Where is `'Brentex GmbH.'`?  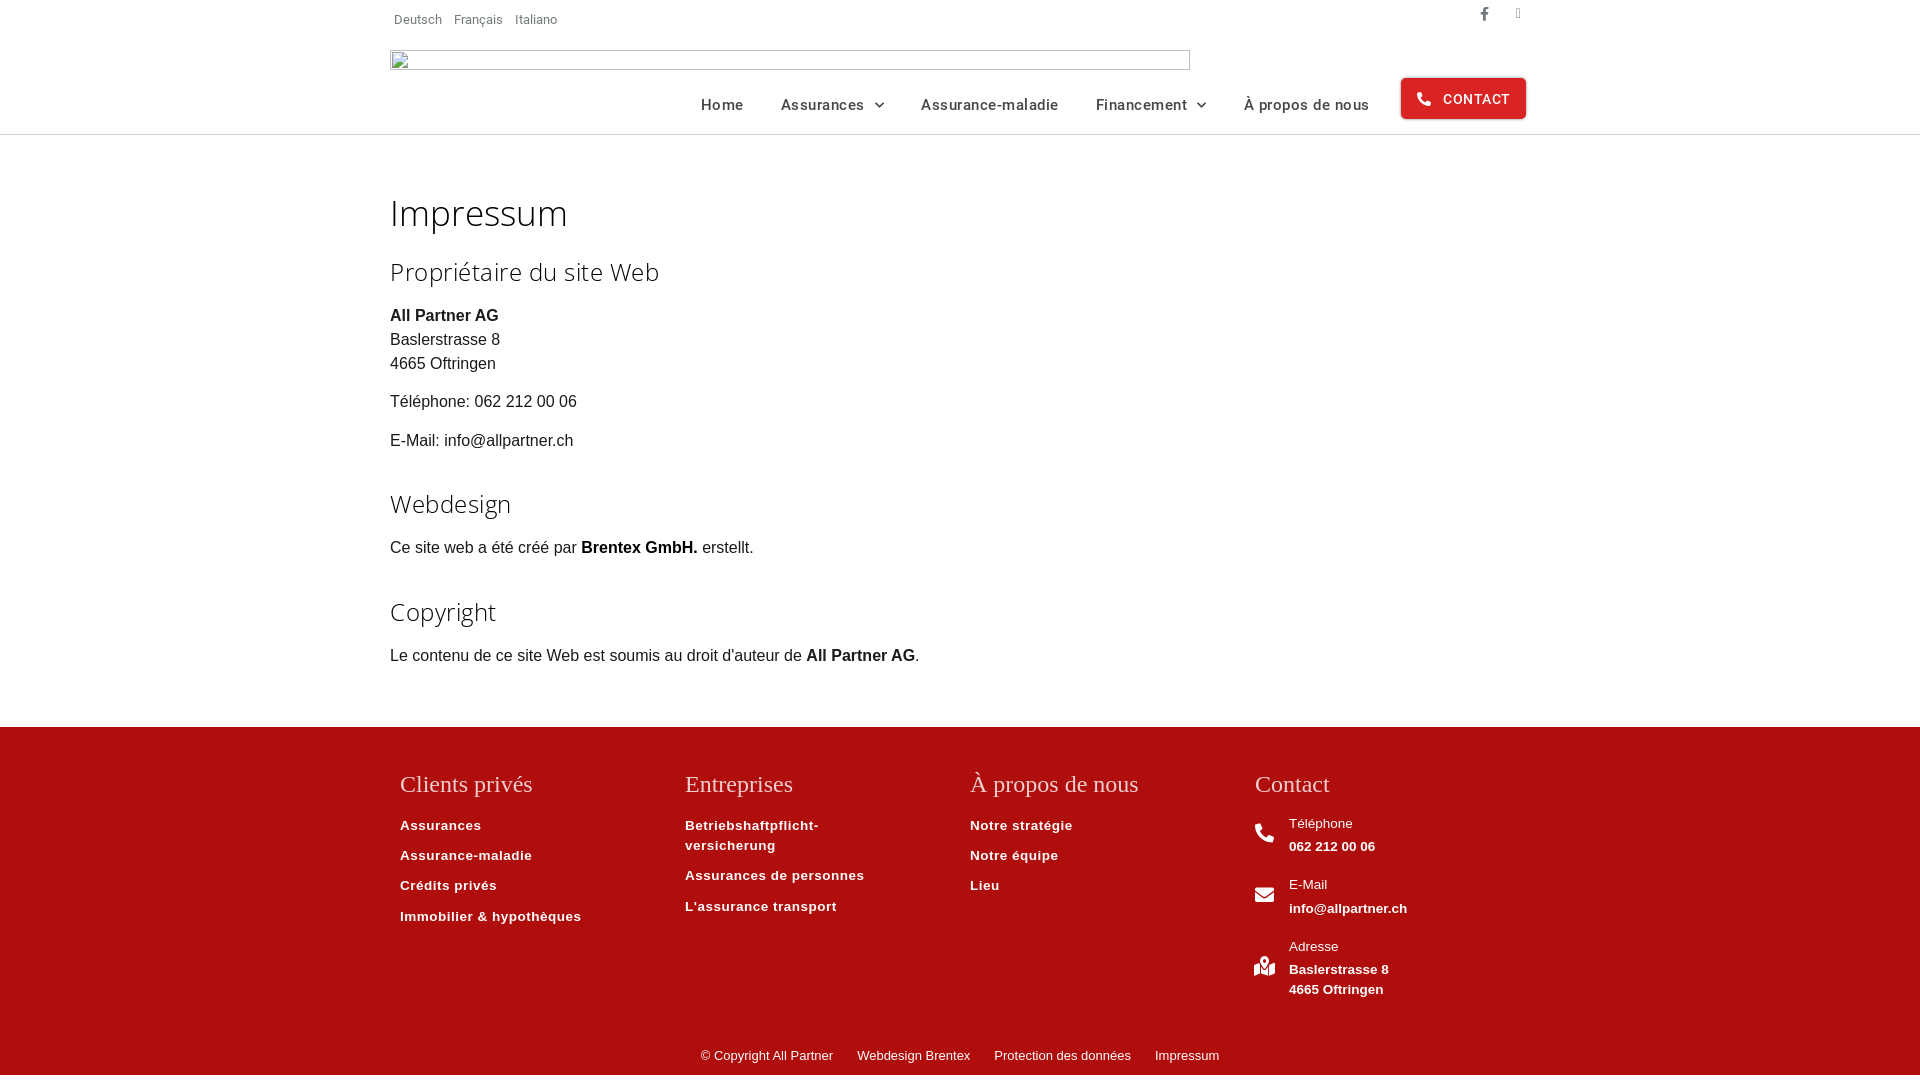 'Brentex GmbH.' is located at coordinates (637, 547).